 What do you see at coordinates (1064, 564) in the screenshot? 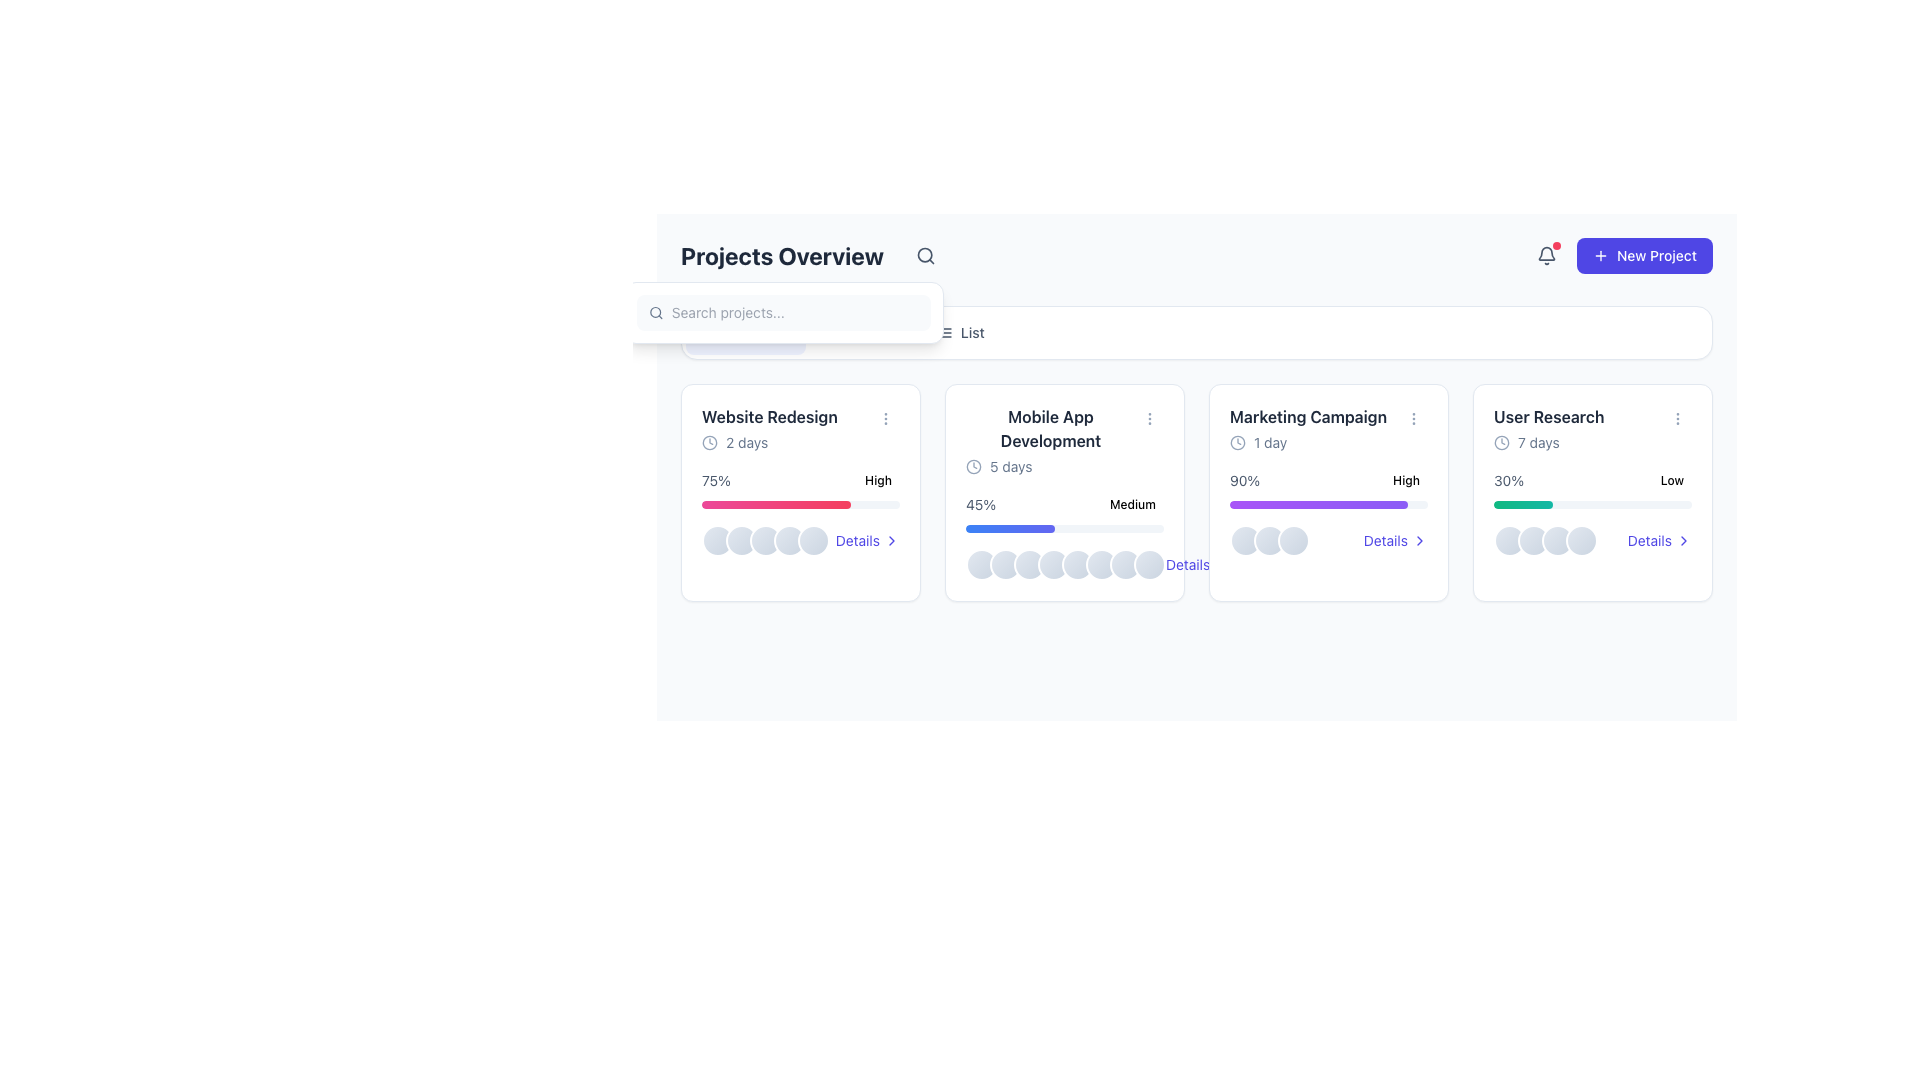
I see `the collection of styled circular icons located within the 'Mobile App Development' section, positioned above the 'Details' link` at bounding box center [1064, 564].